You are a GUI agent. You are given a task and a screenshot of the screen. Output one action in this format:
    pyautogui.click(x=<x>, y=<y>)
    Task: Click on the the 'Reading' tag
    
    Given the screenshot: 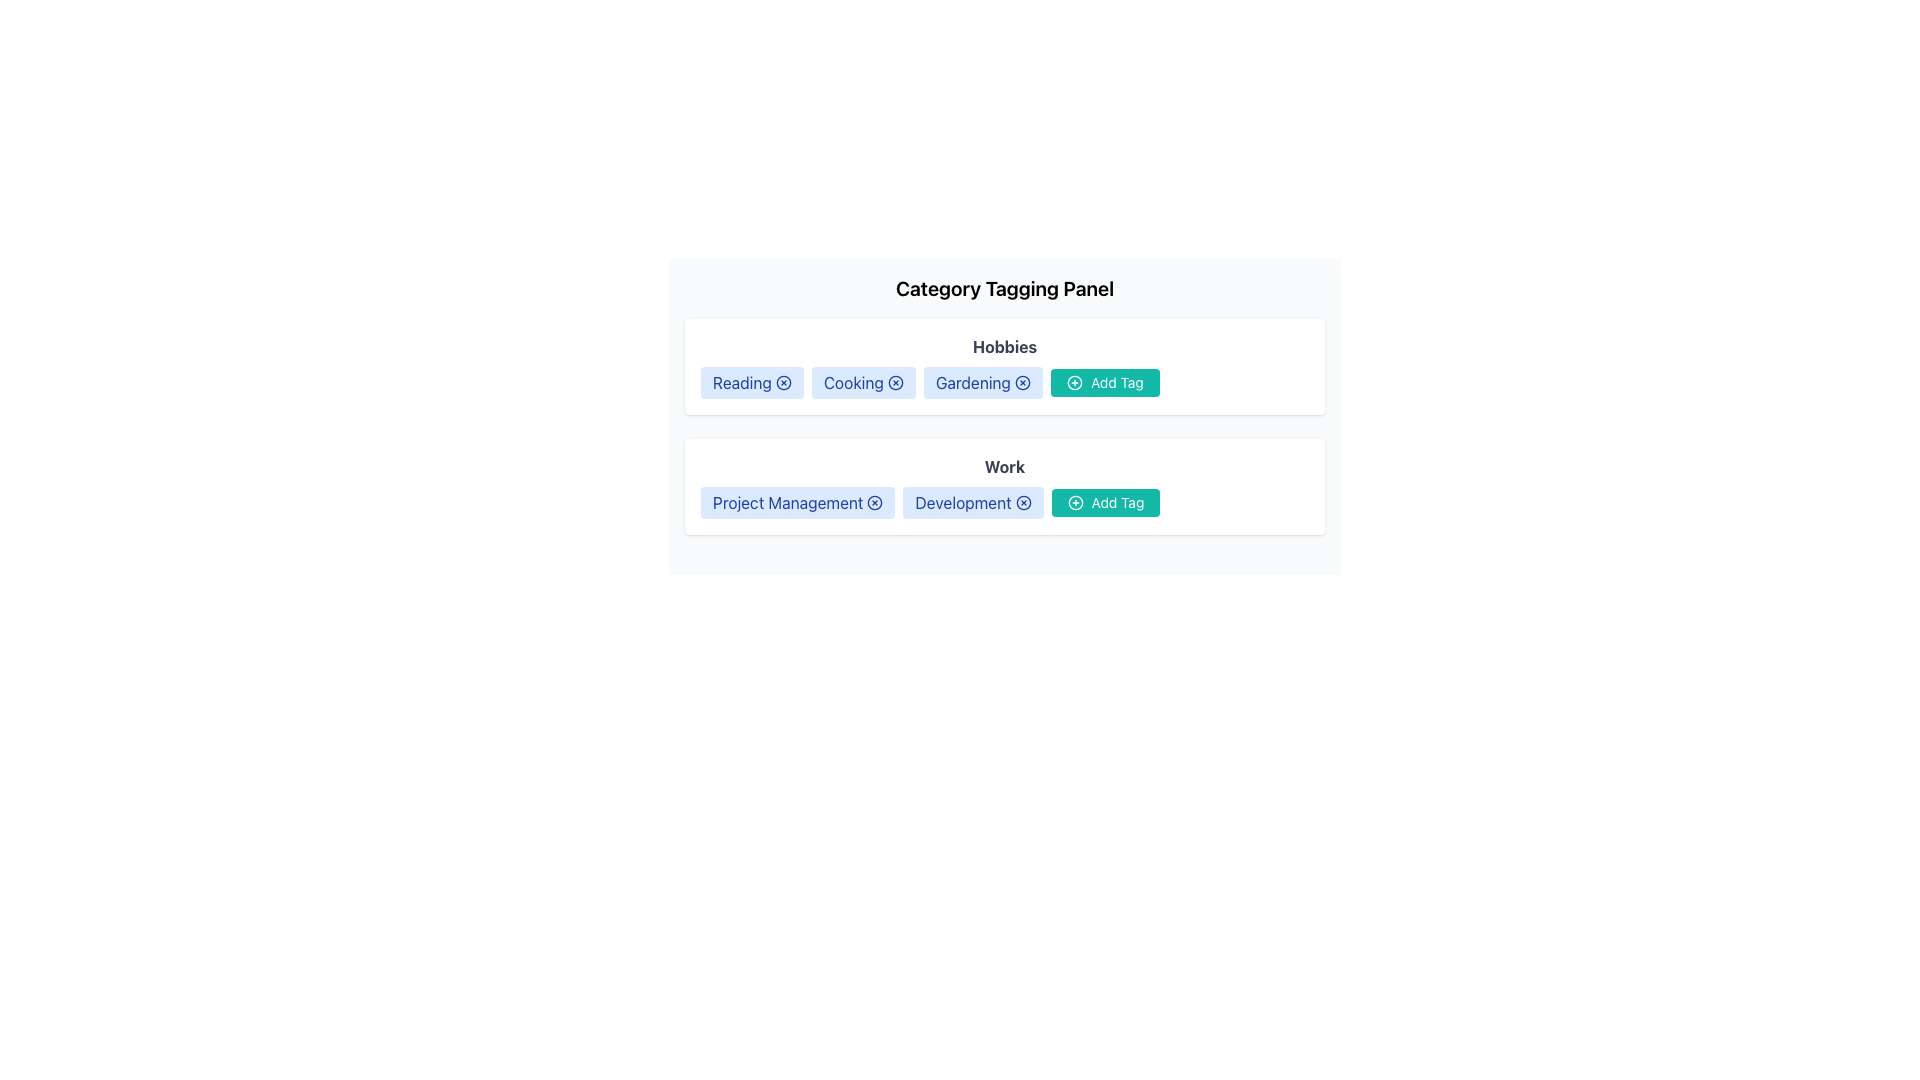 What is the action you would take?
    pyautogui.click(x=751, y=382)
    